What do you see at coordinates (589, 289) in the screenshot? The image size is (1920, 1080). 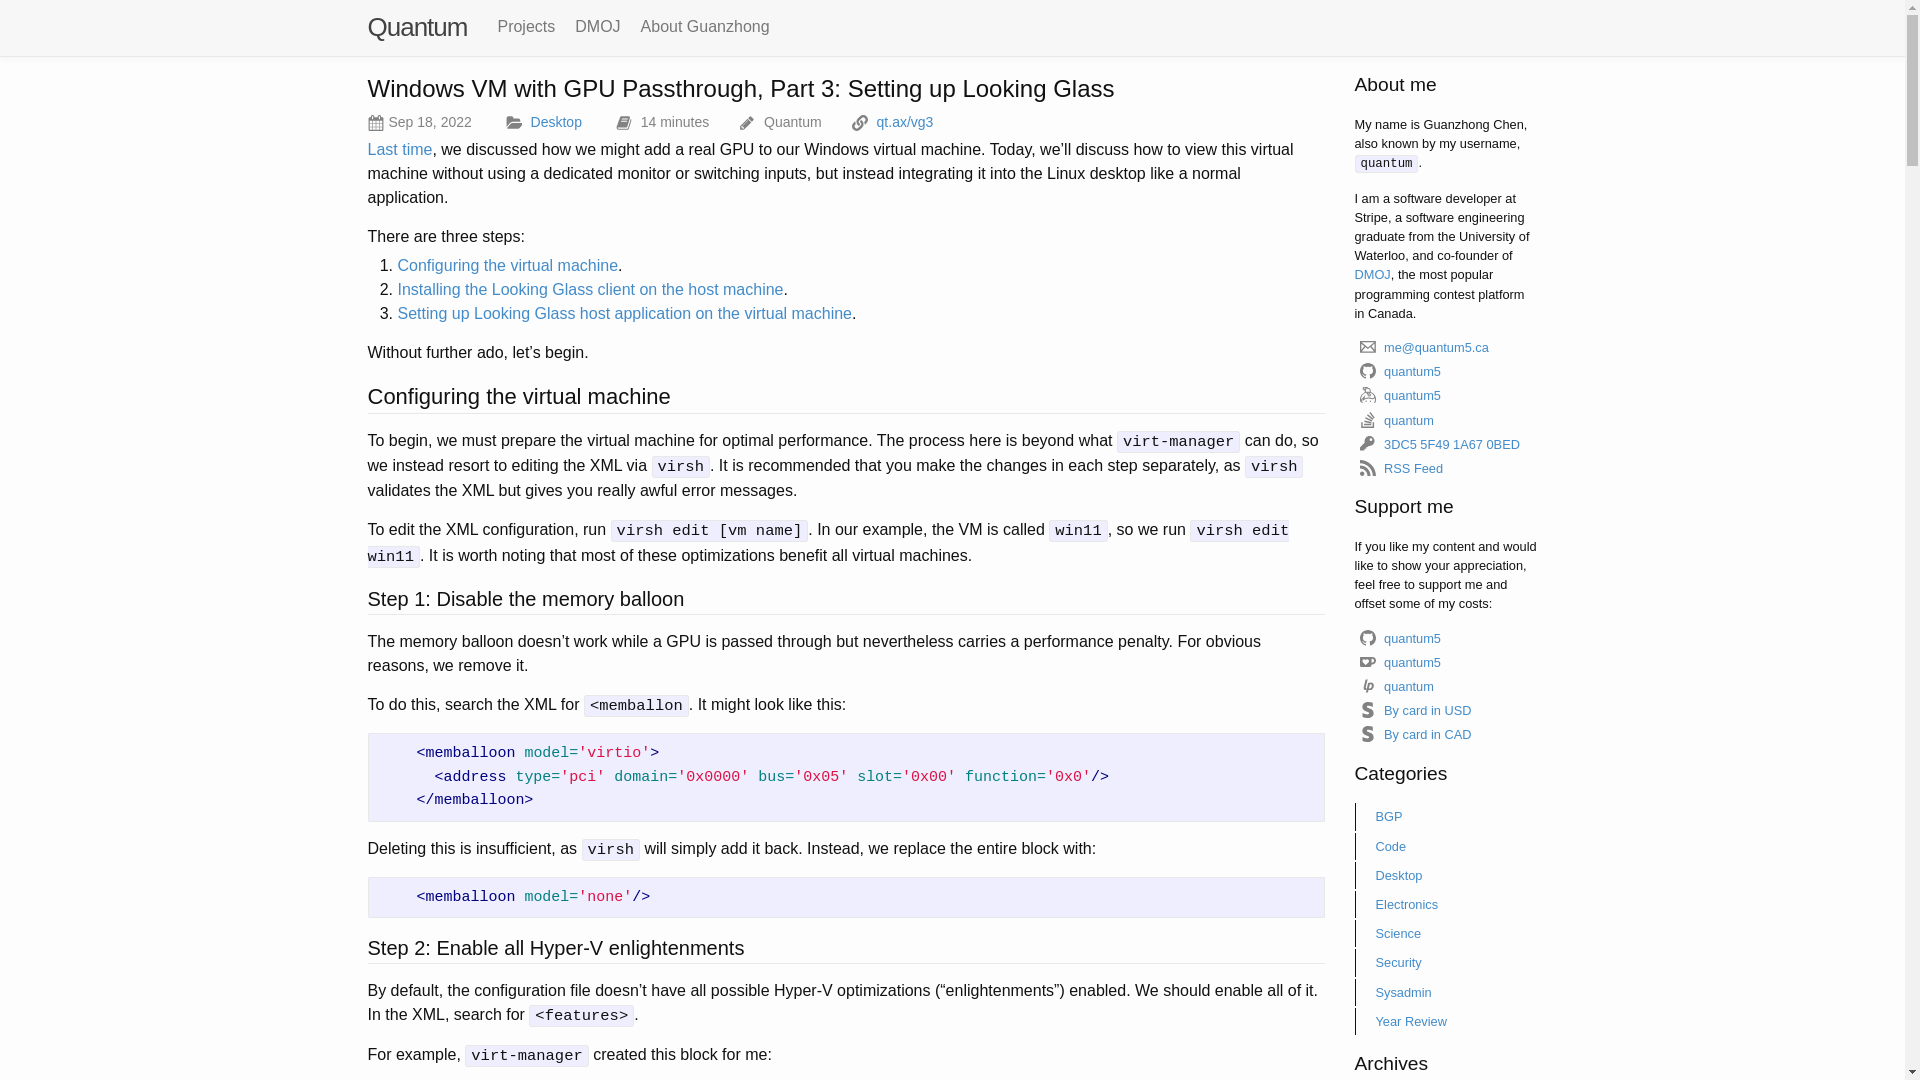 I see `'Installing the Looking Glass client on the host machine'` at bounding box center [589, 289].